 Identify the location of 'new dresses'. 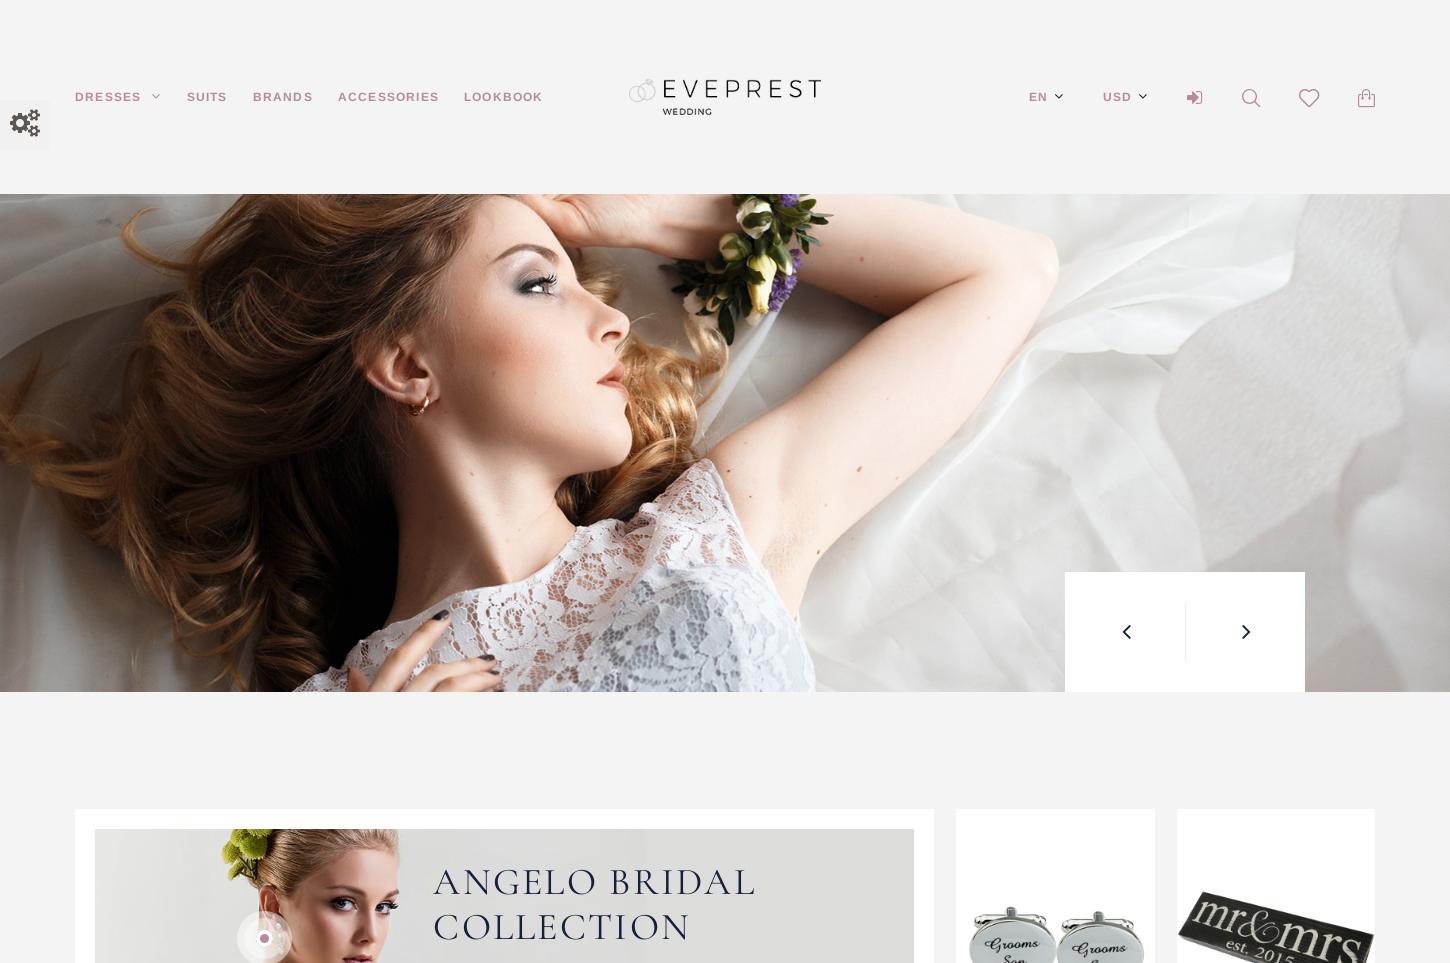
(873, 365).